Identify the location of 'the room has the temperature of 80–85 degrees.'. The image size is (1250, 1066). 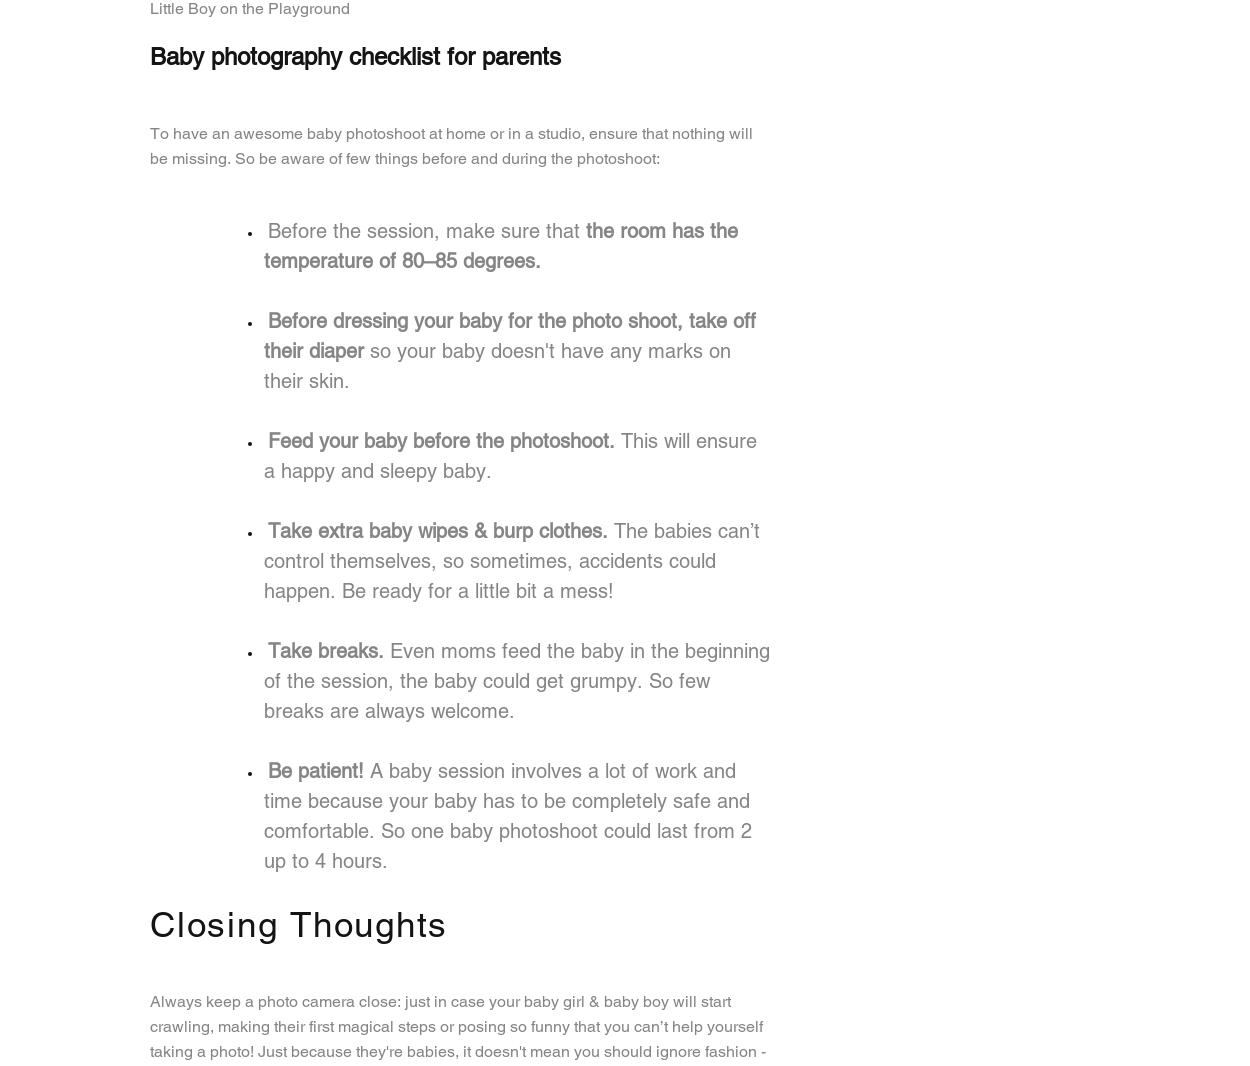
(501, 243).